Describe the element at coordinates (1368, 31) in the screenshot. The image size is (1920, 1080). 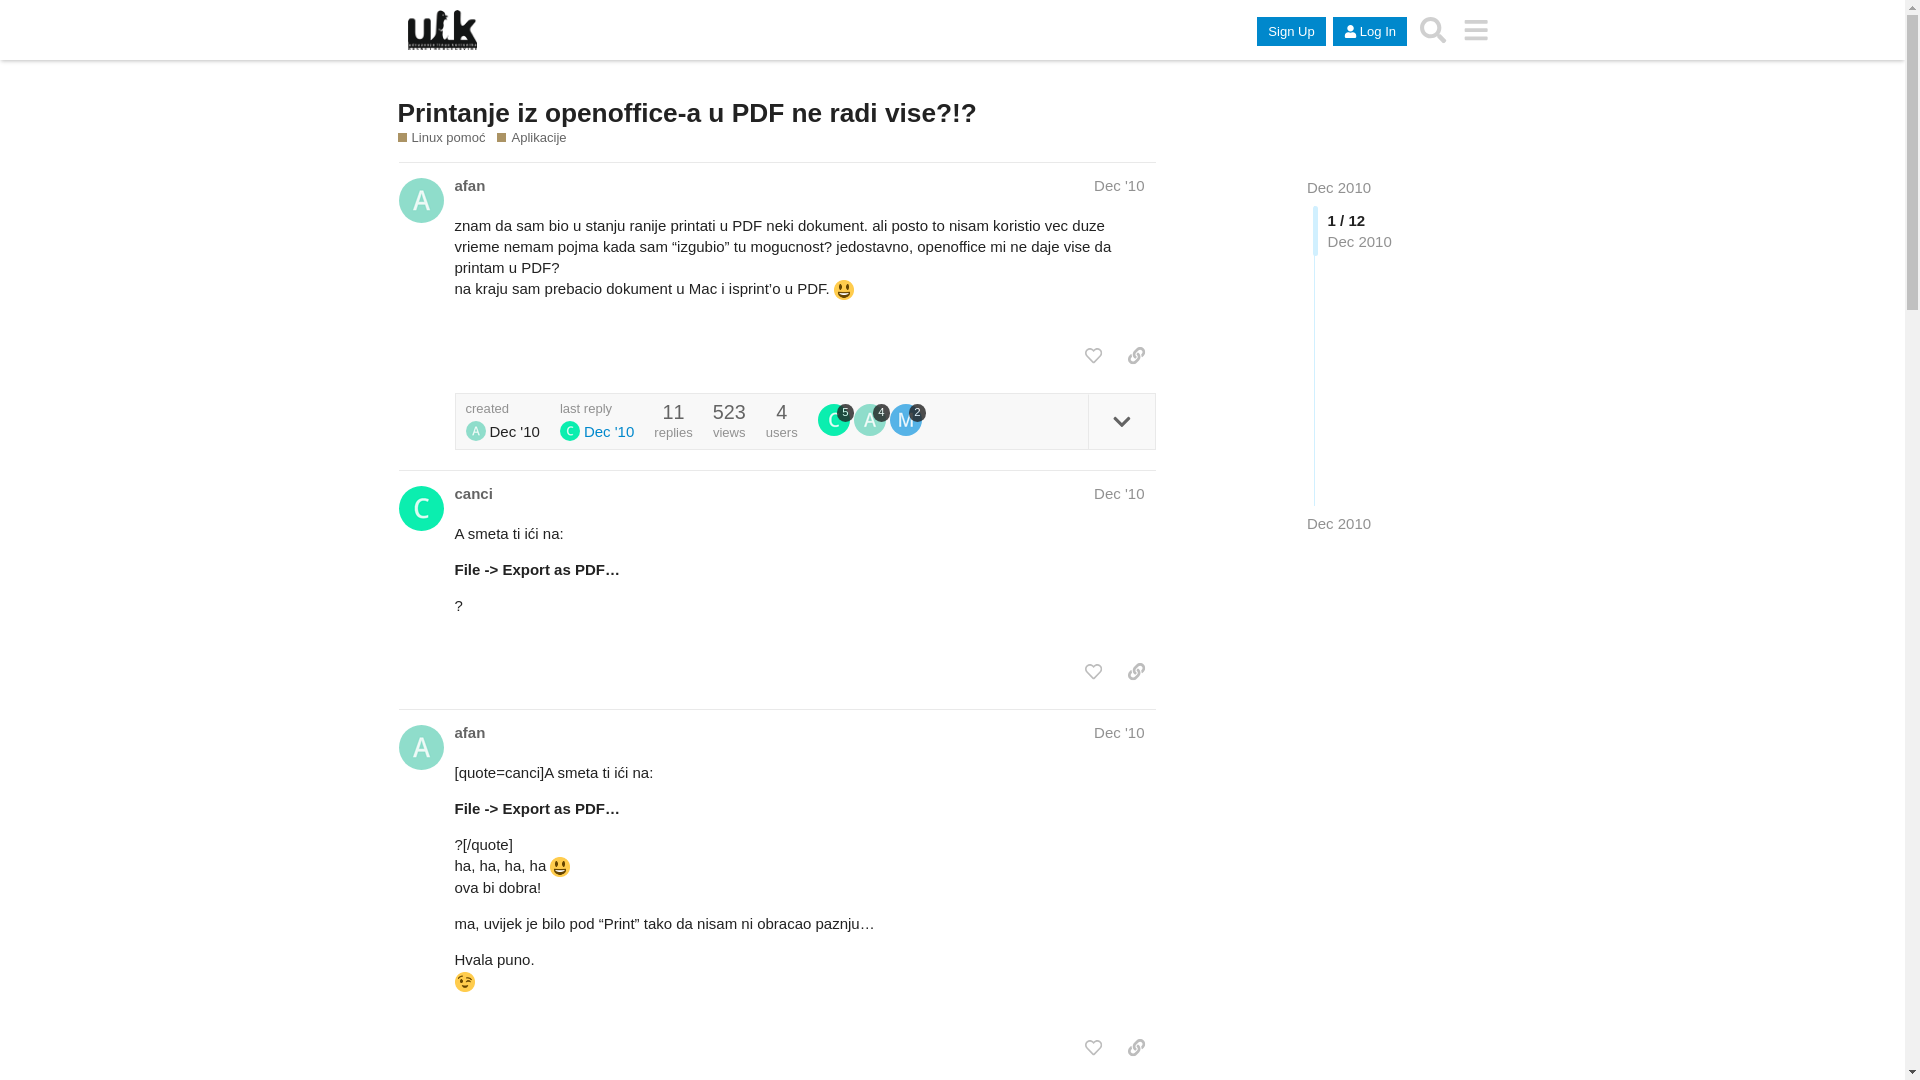
I see `'Log In'` at that location.